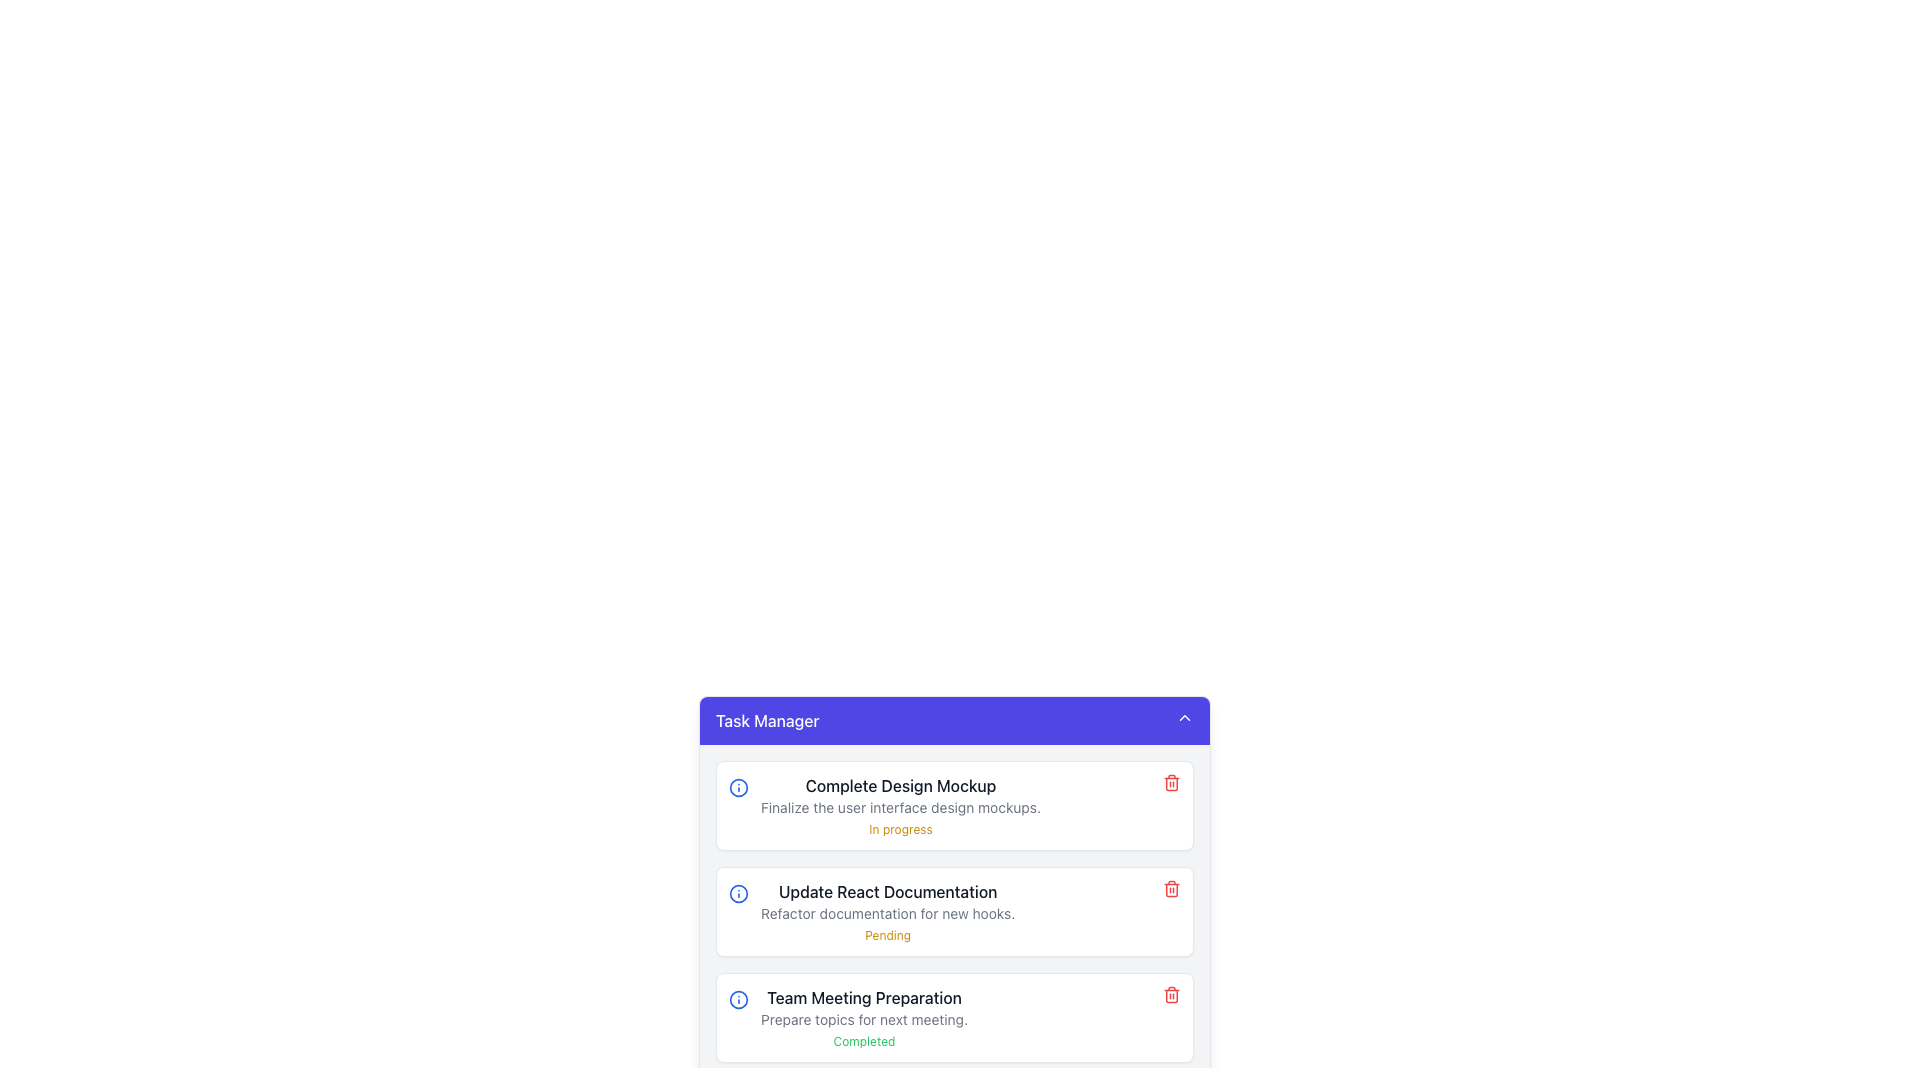  Describe the element at coordinates (864, 1018) in the screenshot. I see `the task information Text block that displays the title, description, and completion status` at that location.